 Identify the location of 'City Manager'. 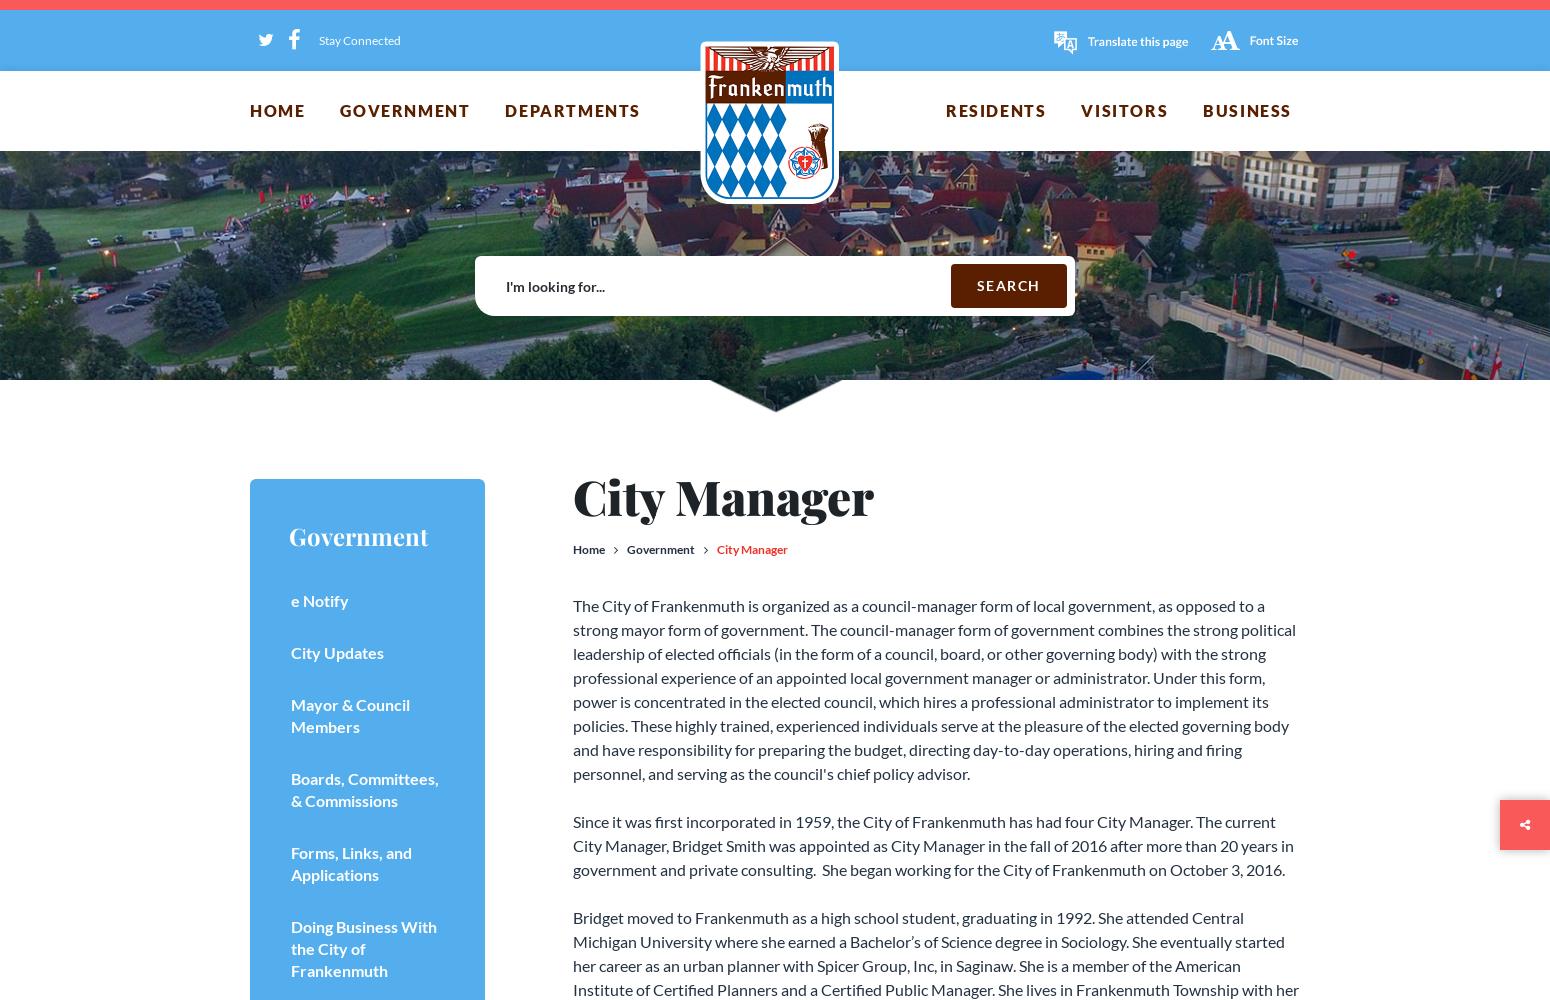
(723, 495).